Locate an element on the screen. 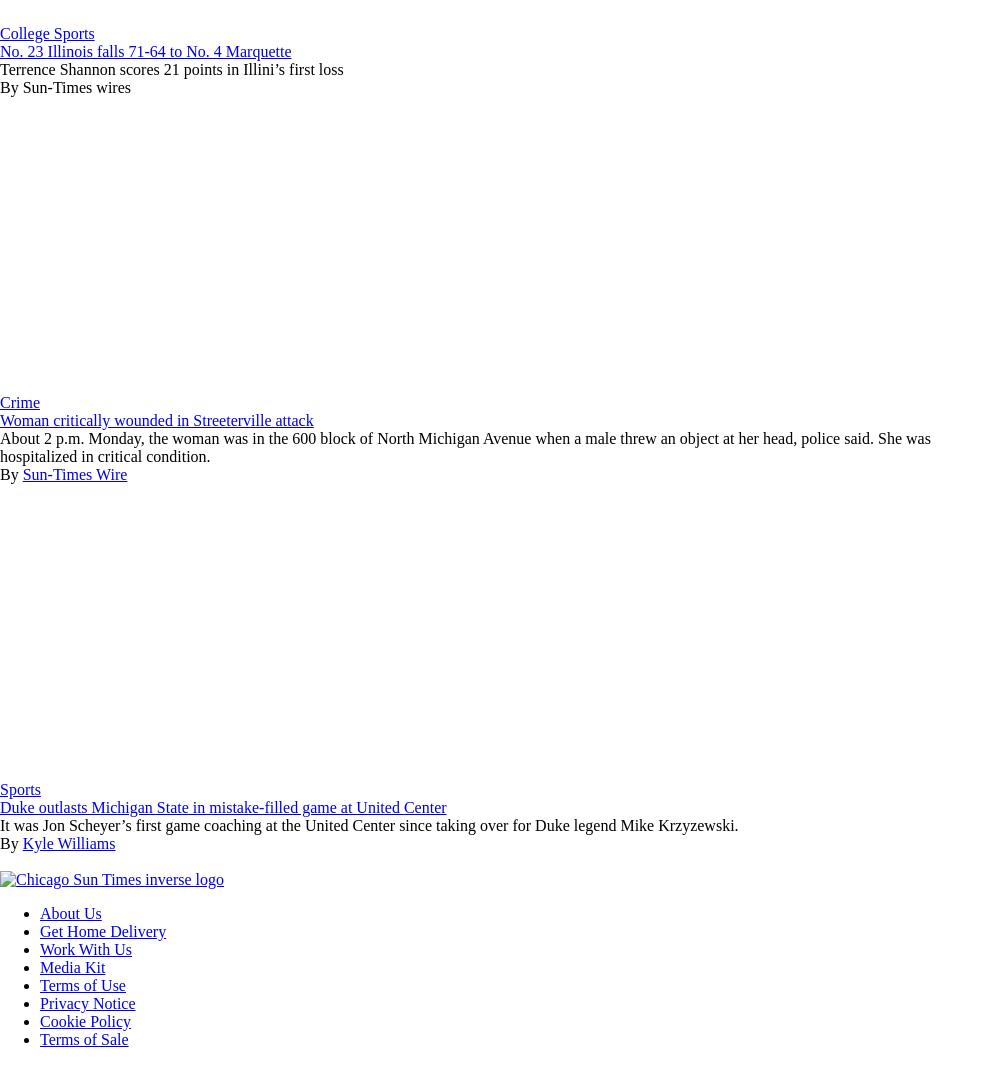 The image size is (1000, 1065). 'Sun-Times Wire' is located at coordinates (73, 473).